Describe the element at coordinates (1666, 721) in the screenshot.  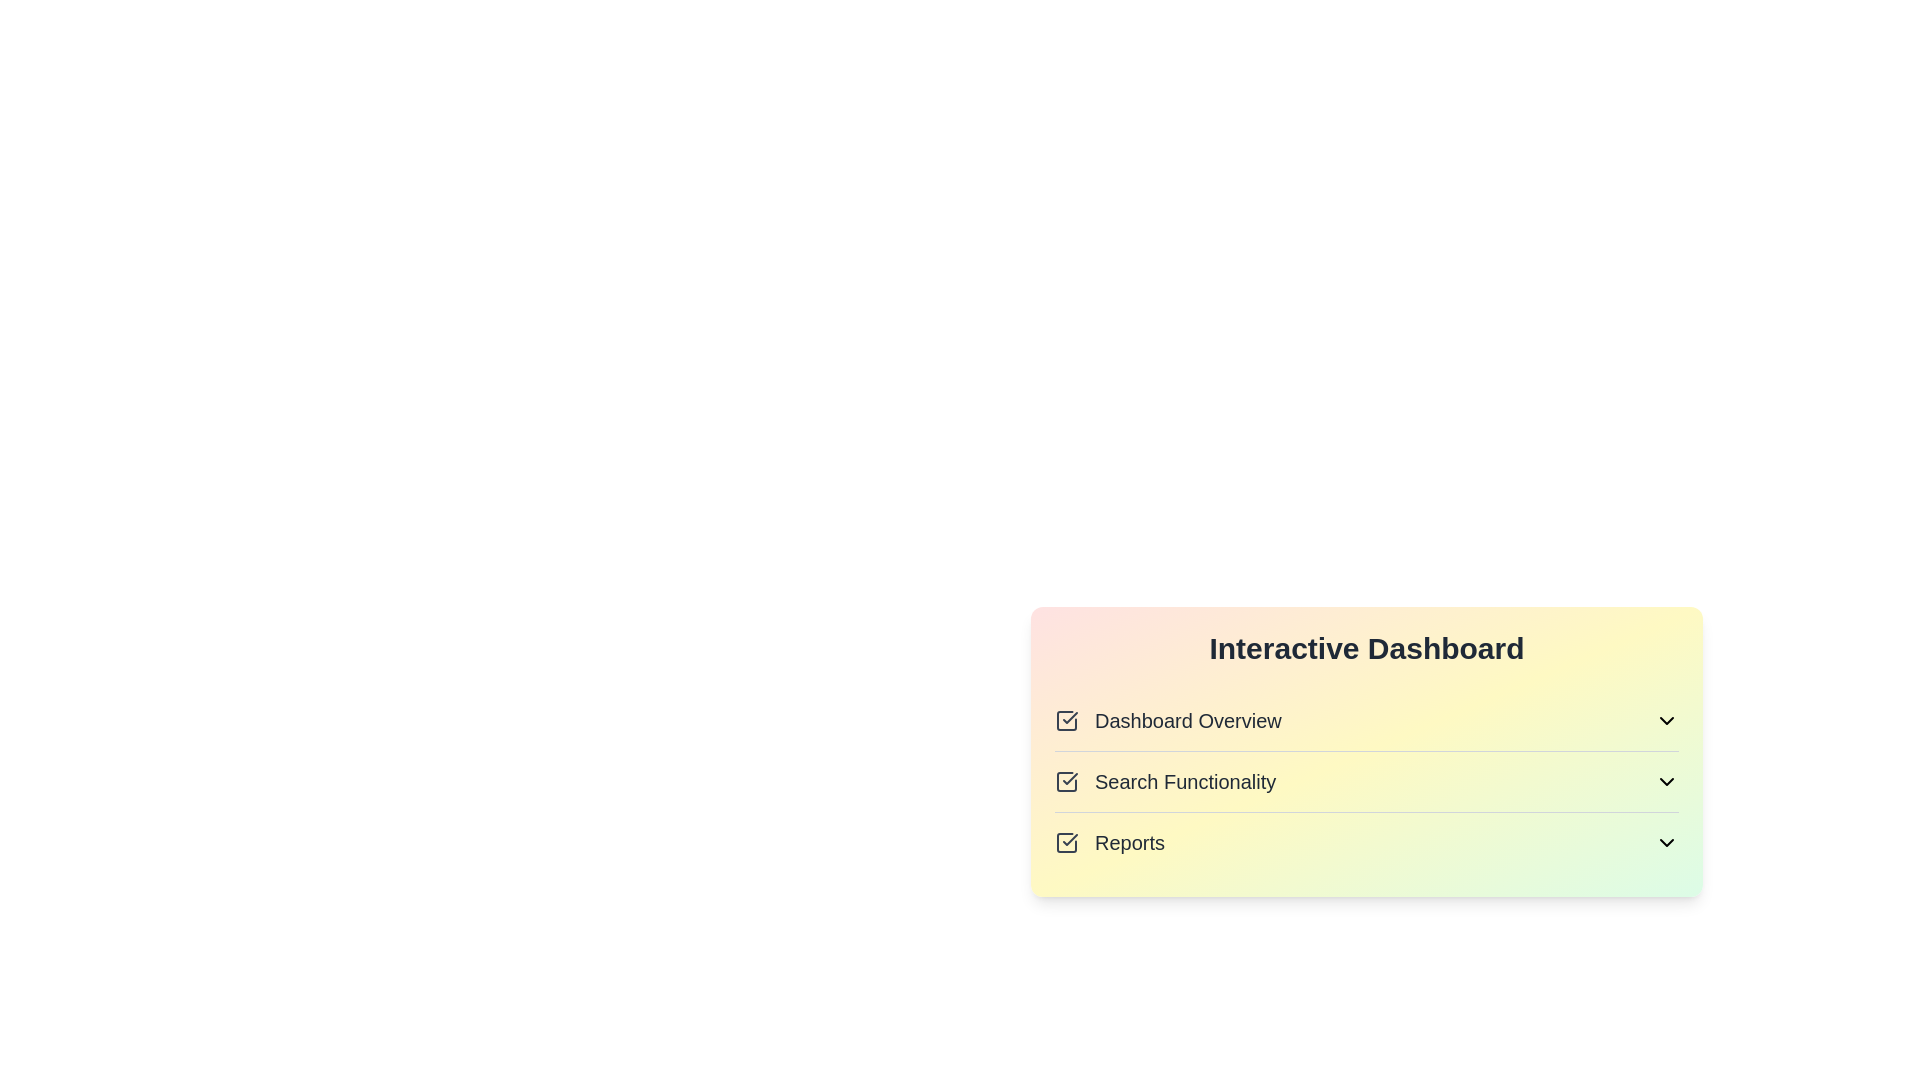
I see `the icon associated with Dashboard Overview to toggle its visibility` at that location.